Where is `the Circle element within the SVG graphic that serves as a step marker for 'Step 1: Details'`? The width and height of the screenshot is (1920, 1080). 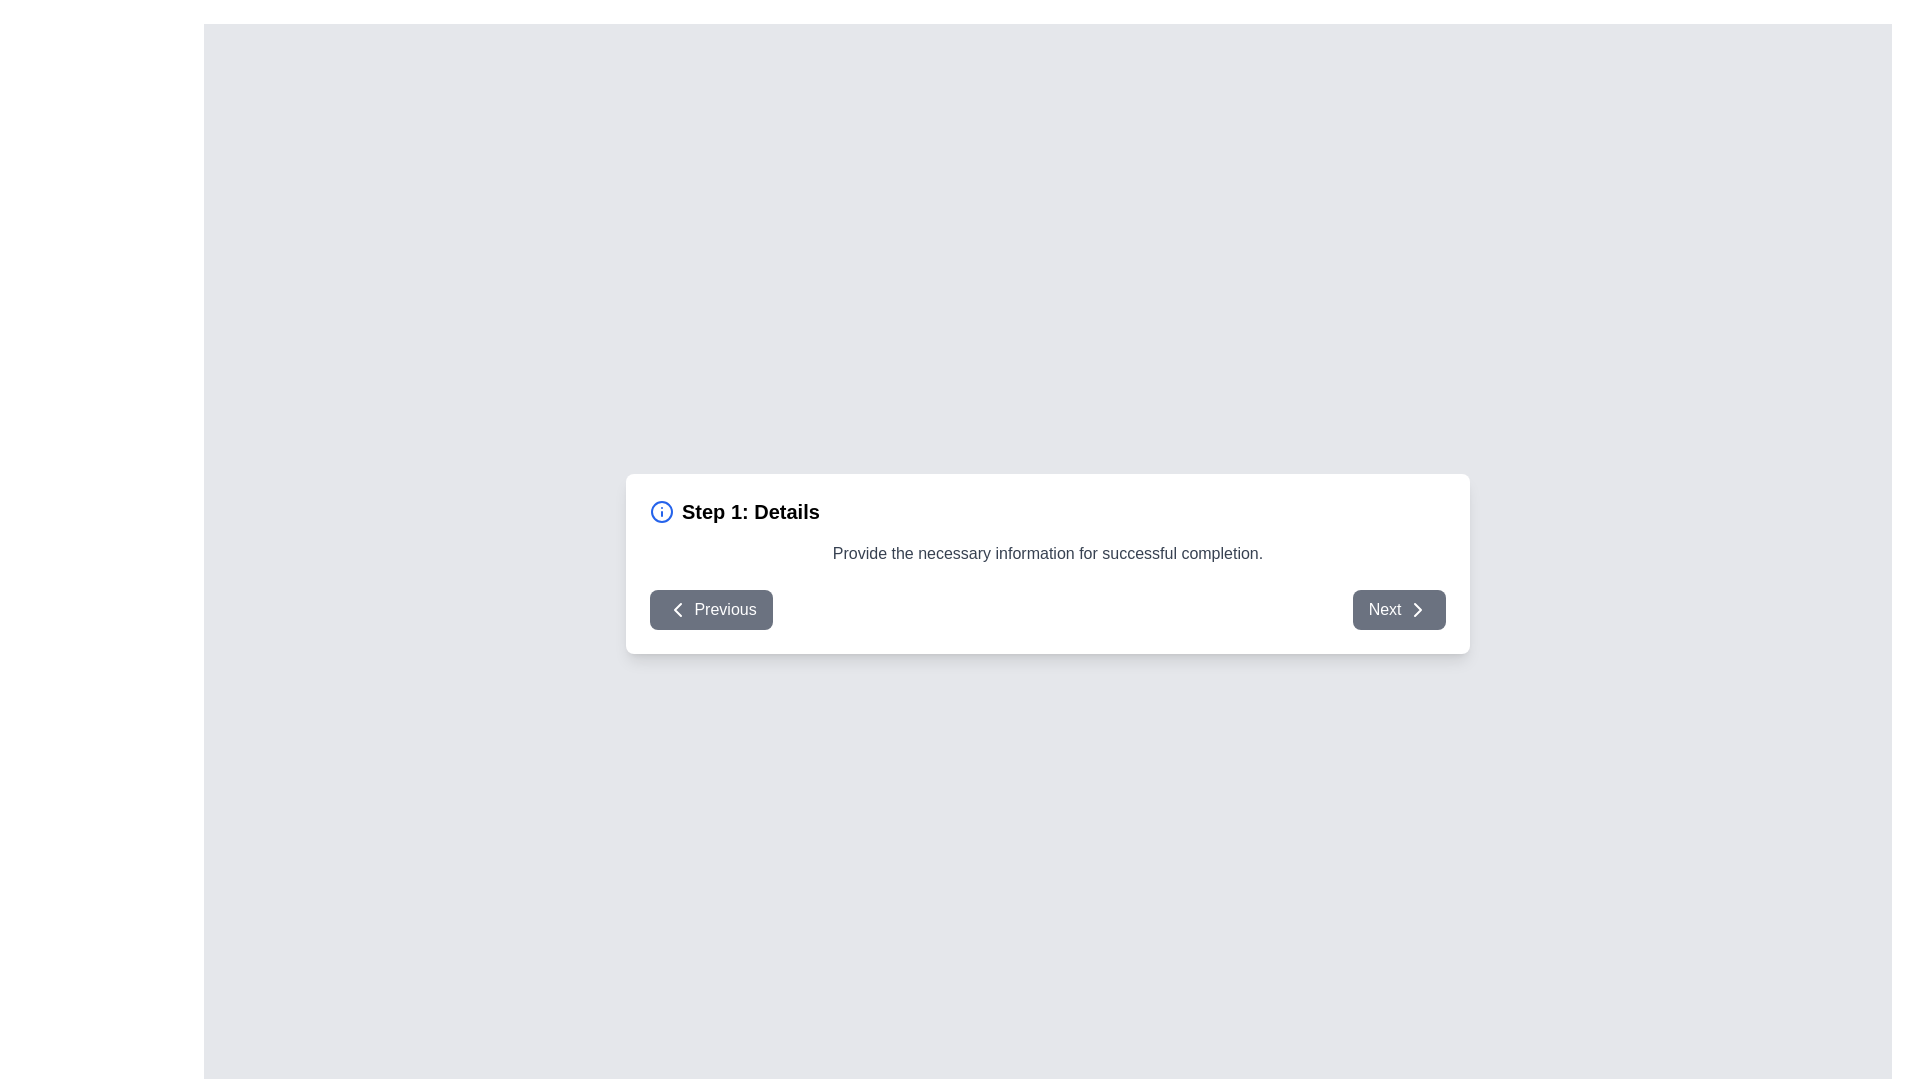 the Circle element within the SVG graphic that serves as a step marker for 'Step 1: Details' is located at coordinates (662, 509).